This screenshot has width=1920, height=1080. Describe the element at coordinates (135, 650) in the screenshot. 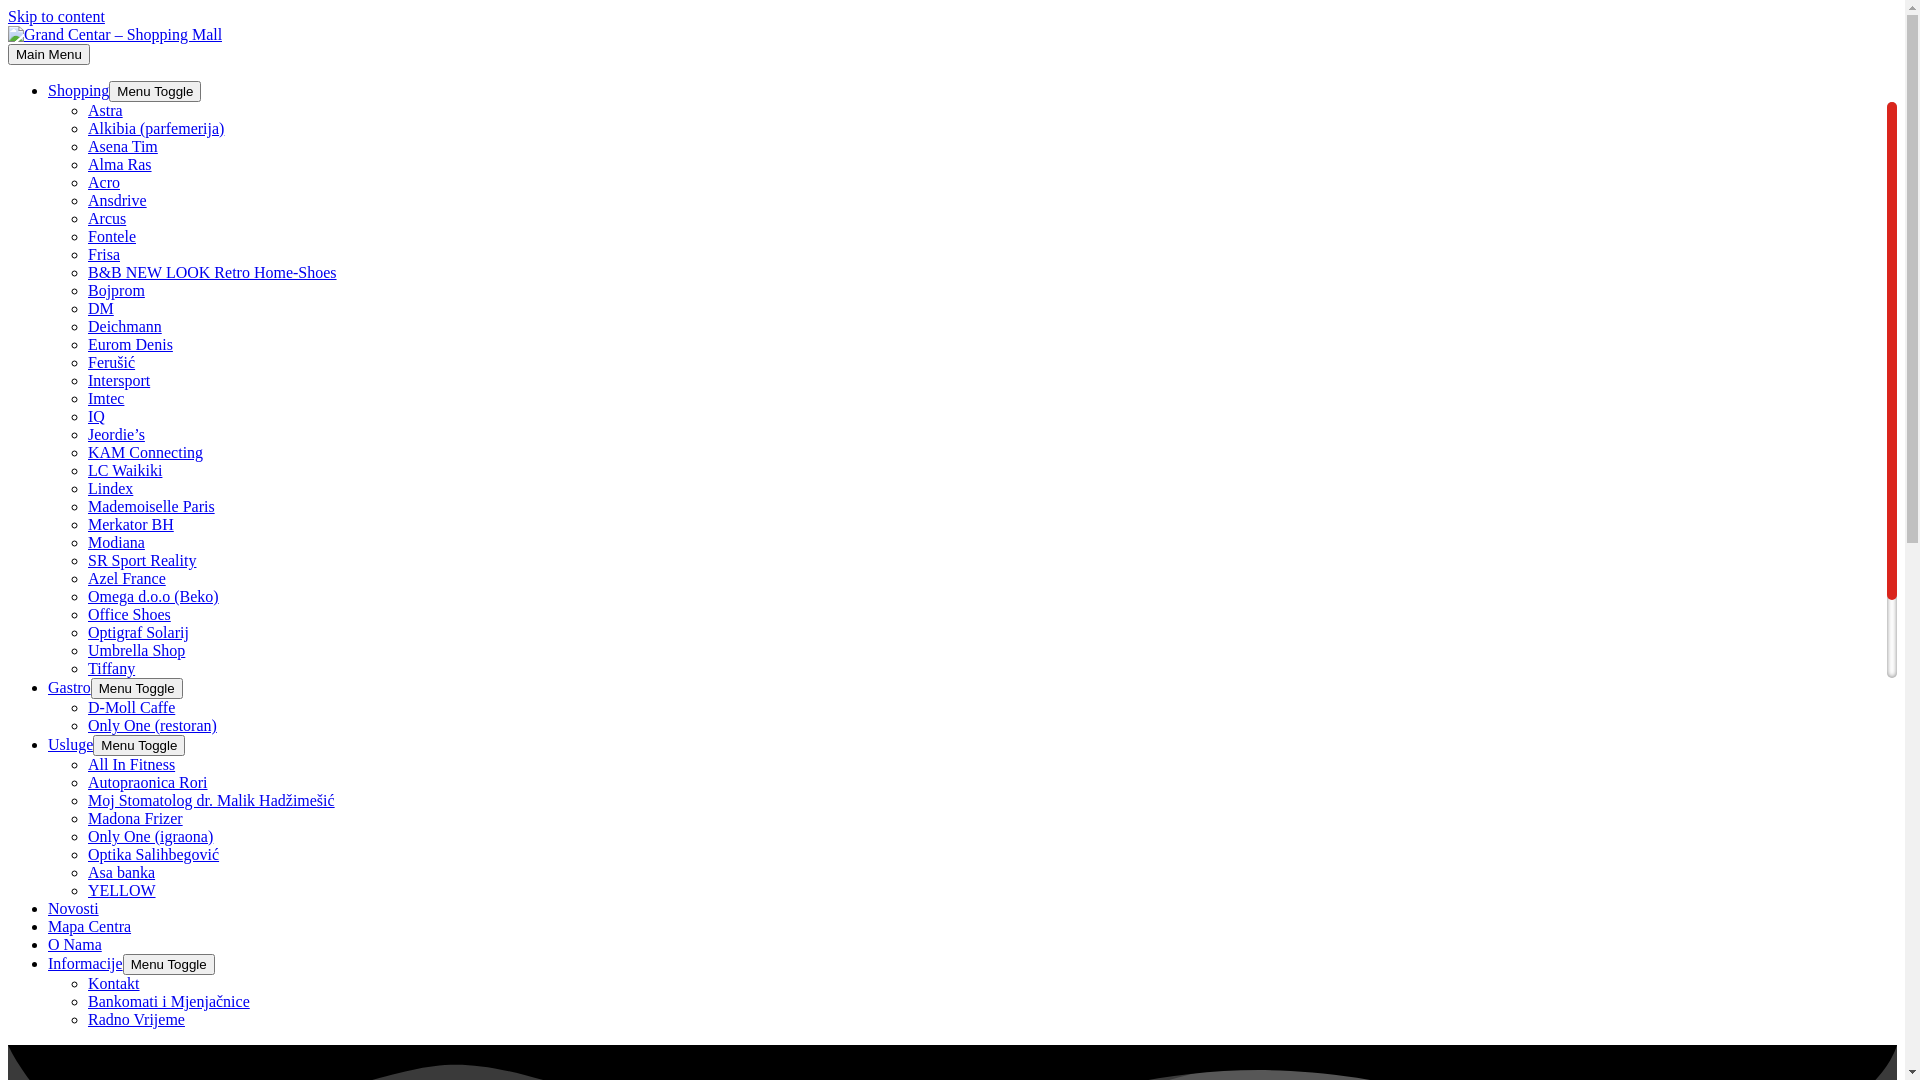

I see `'Umbrella Shop'` at that location.